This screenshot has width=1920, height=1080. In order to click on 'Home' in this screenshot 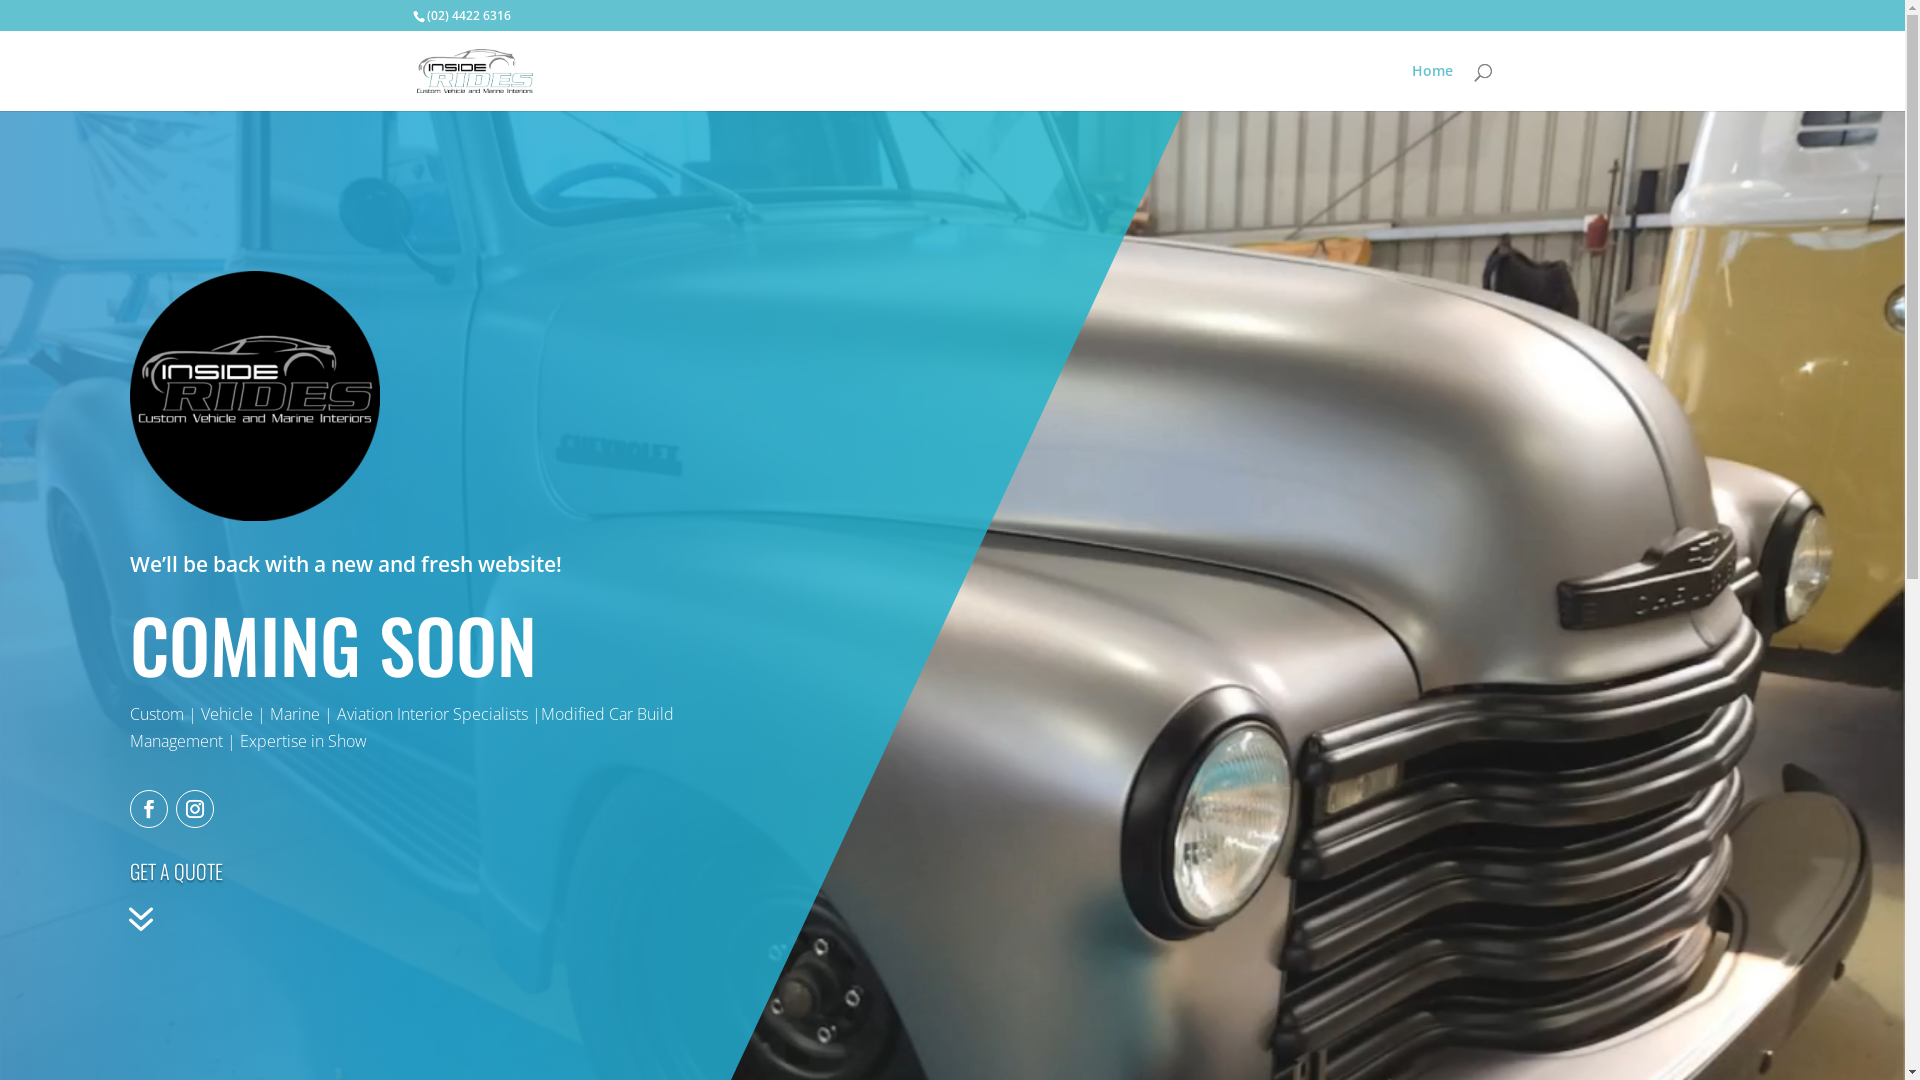, I will do `click(1431, 86)`.